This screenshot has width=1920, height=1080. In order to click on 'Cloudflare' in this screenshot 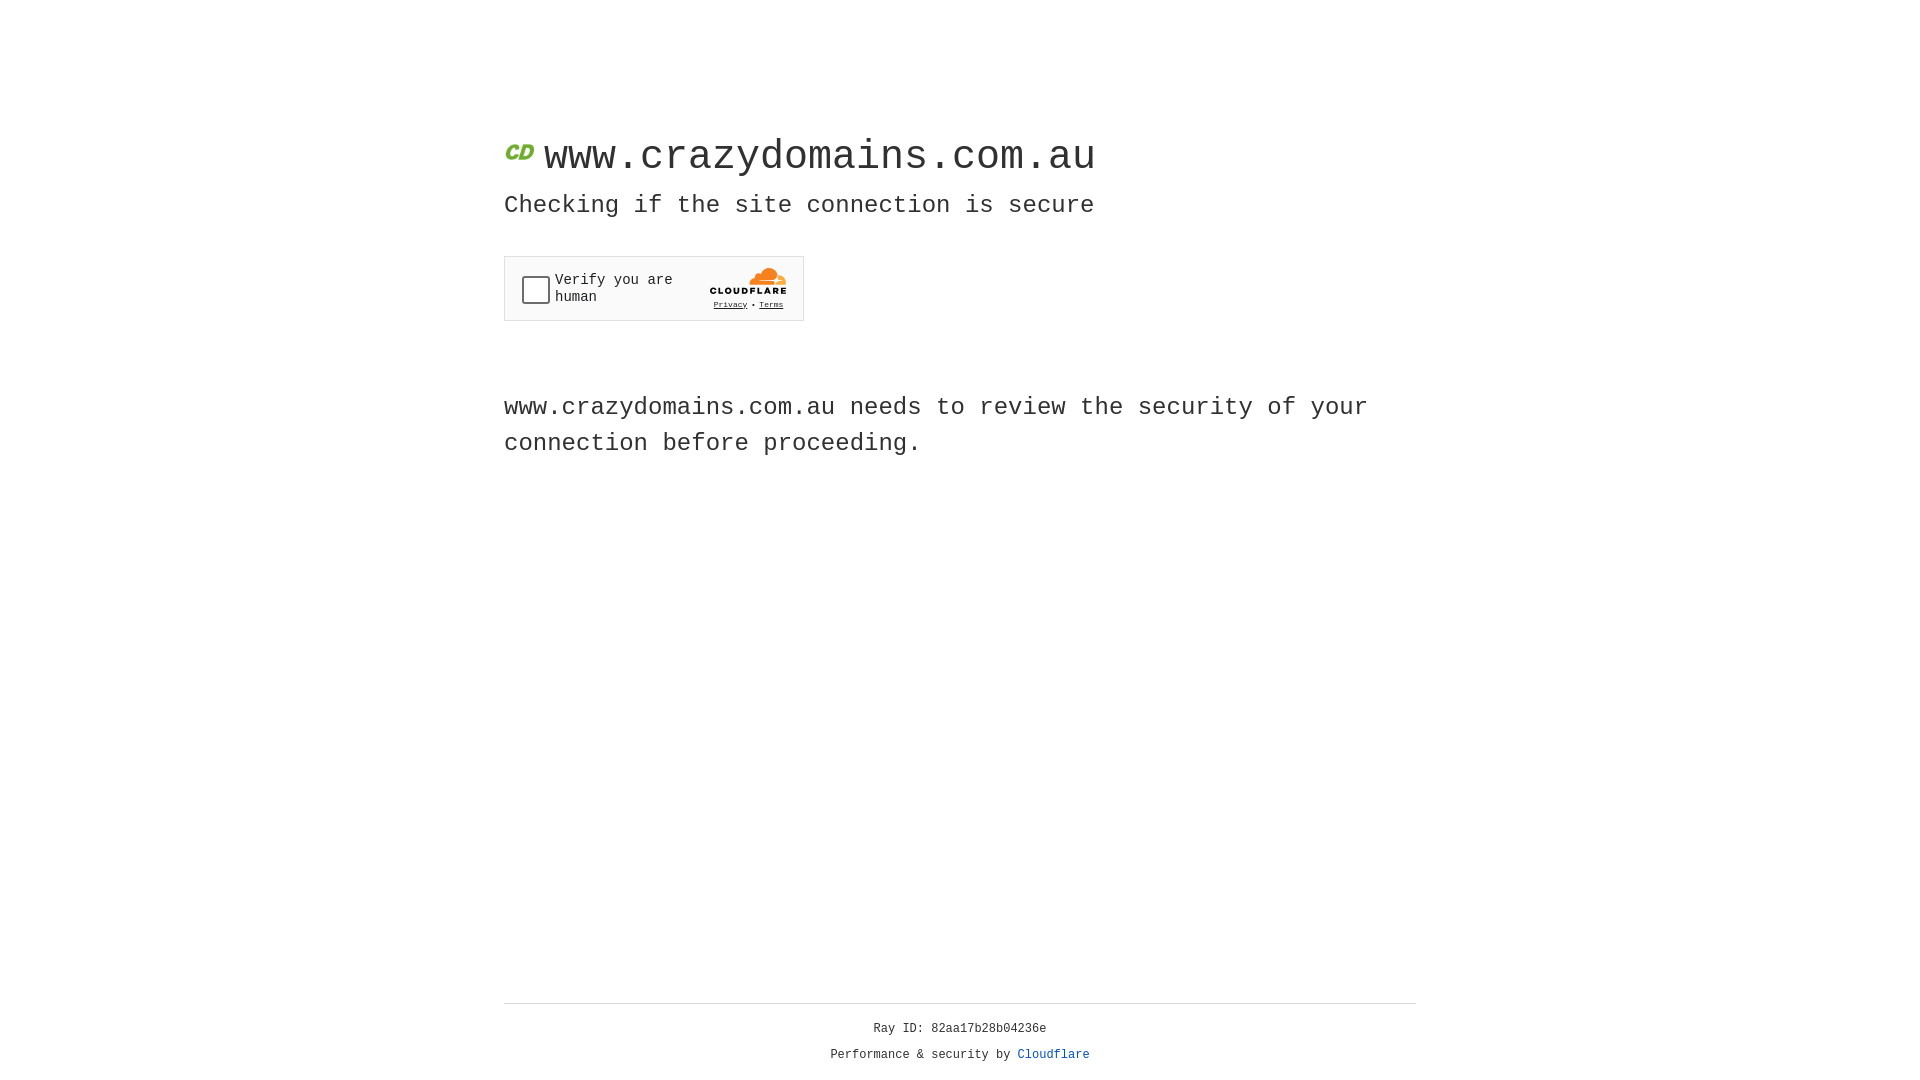, I will do `click(1017, 1054)`.